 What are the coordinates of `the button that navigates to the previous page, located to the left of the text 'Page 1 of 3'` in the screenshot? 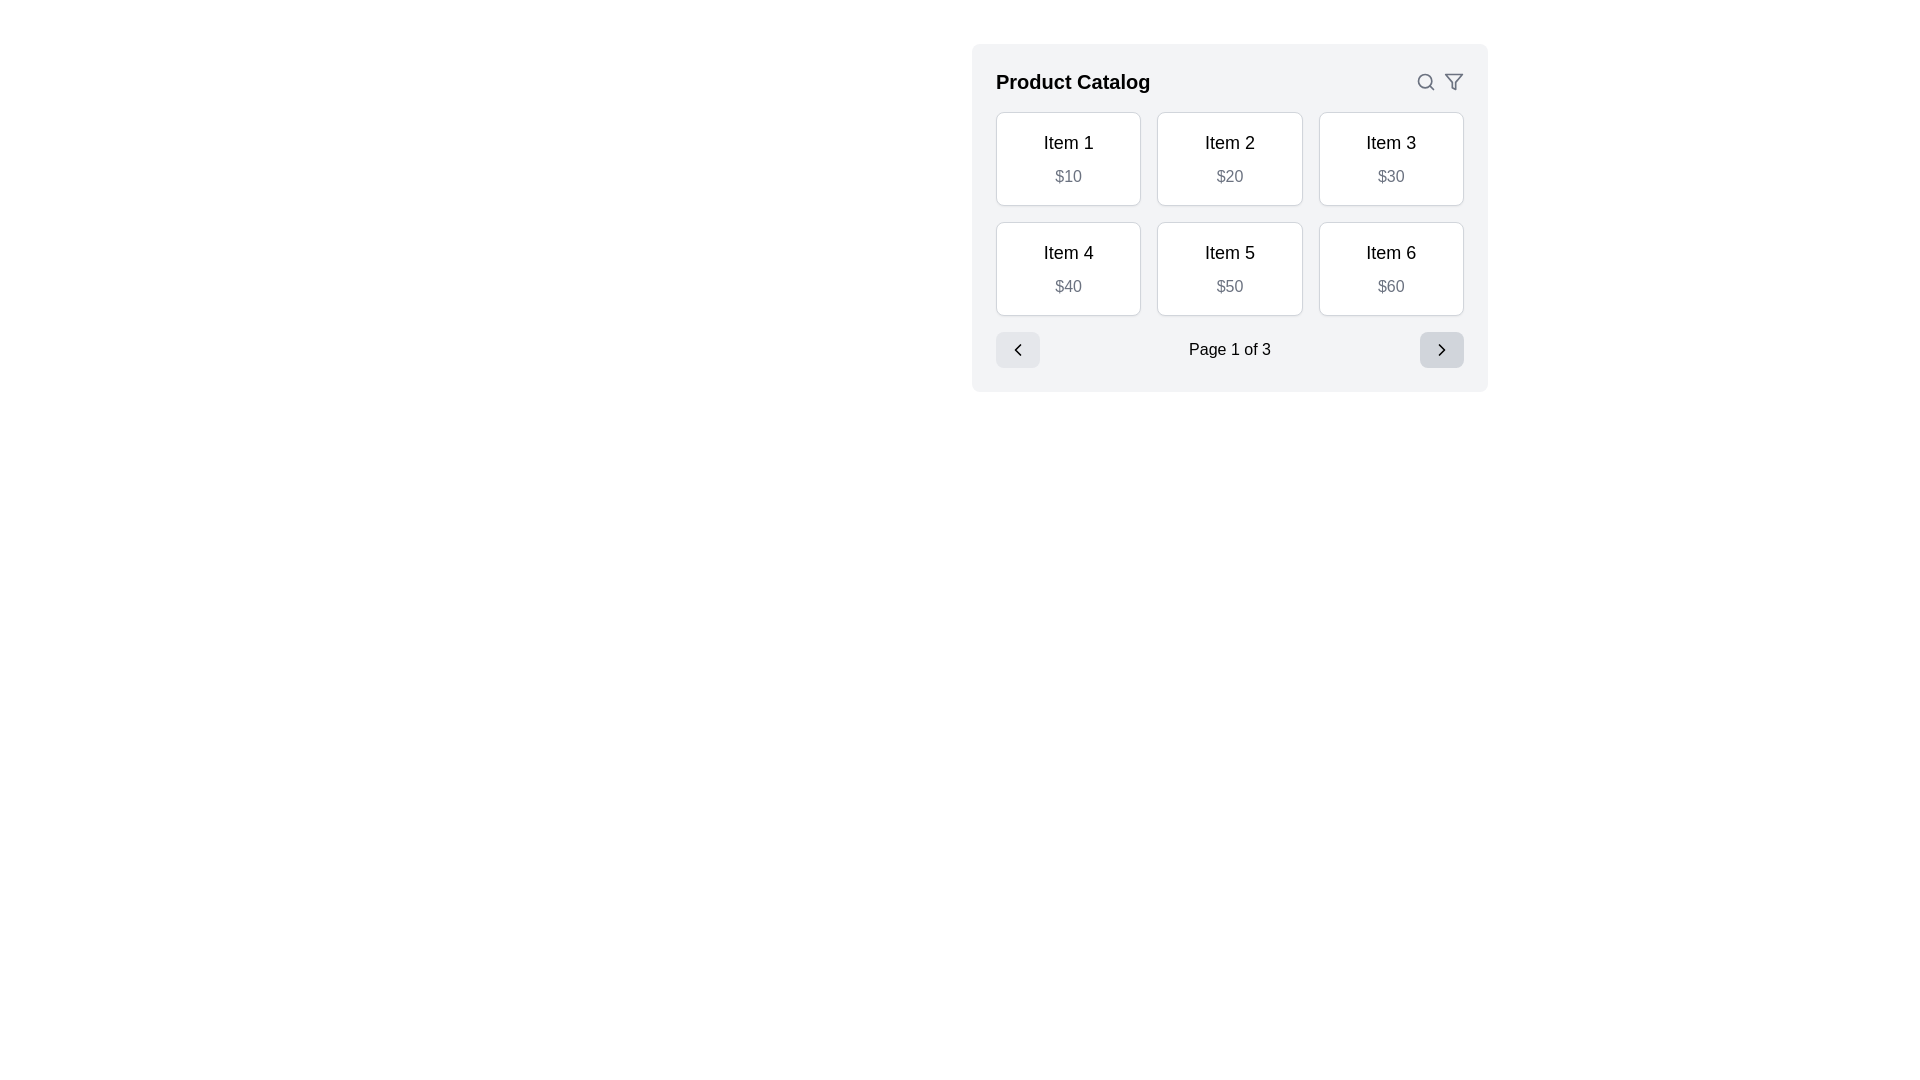 It's located at (1017, 349).